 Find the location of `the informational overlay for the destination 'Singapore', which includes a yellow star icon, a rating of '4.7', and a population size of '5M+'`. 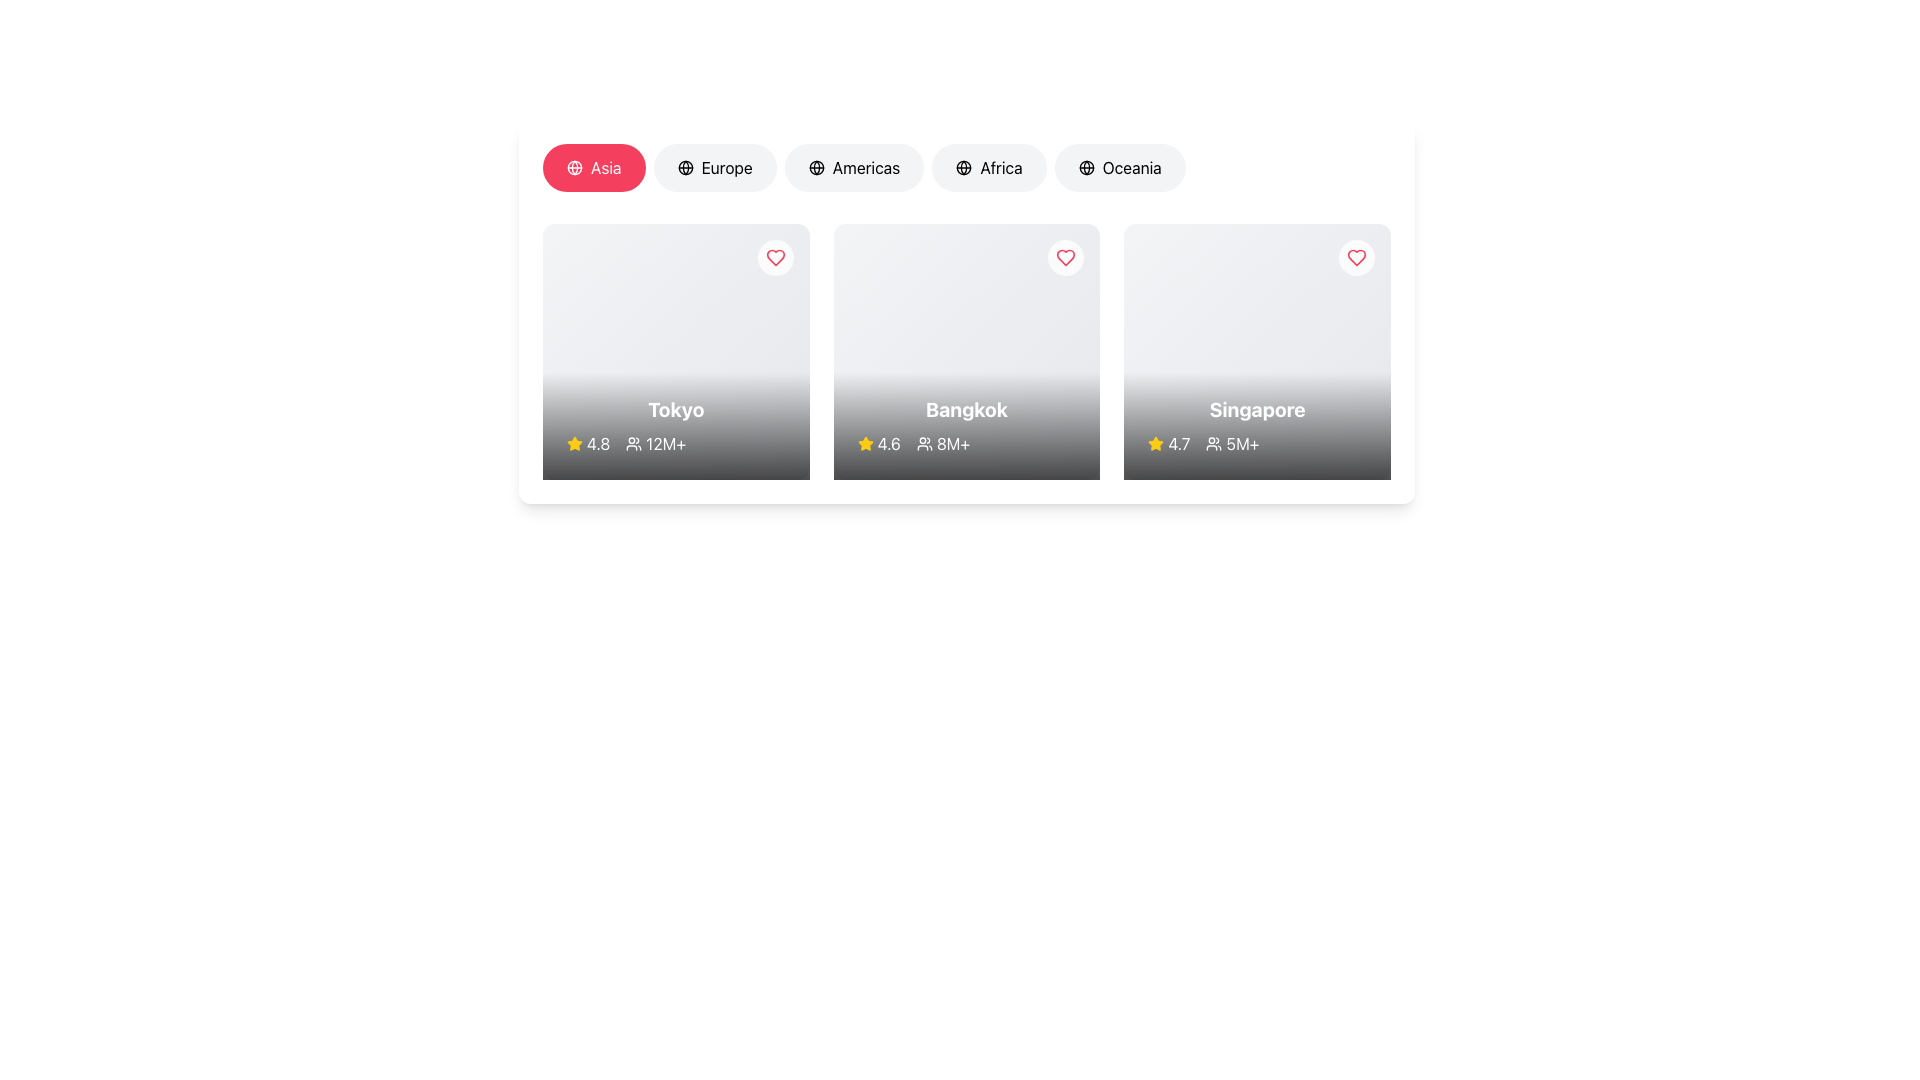

the informational overlay for the destination 'Singapore', which includes a yellow star icon, a rating of '4.7', and a population size of '5M+' is located at coordinates (1256, 424).